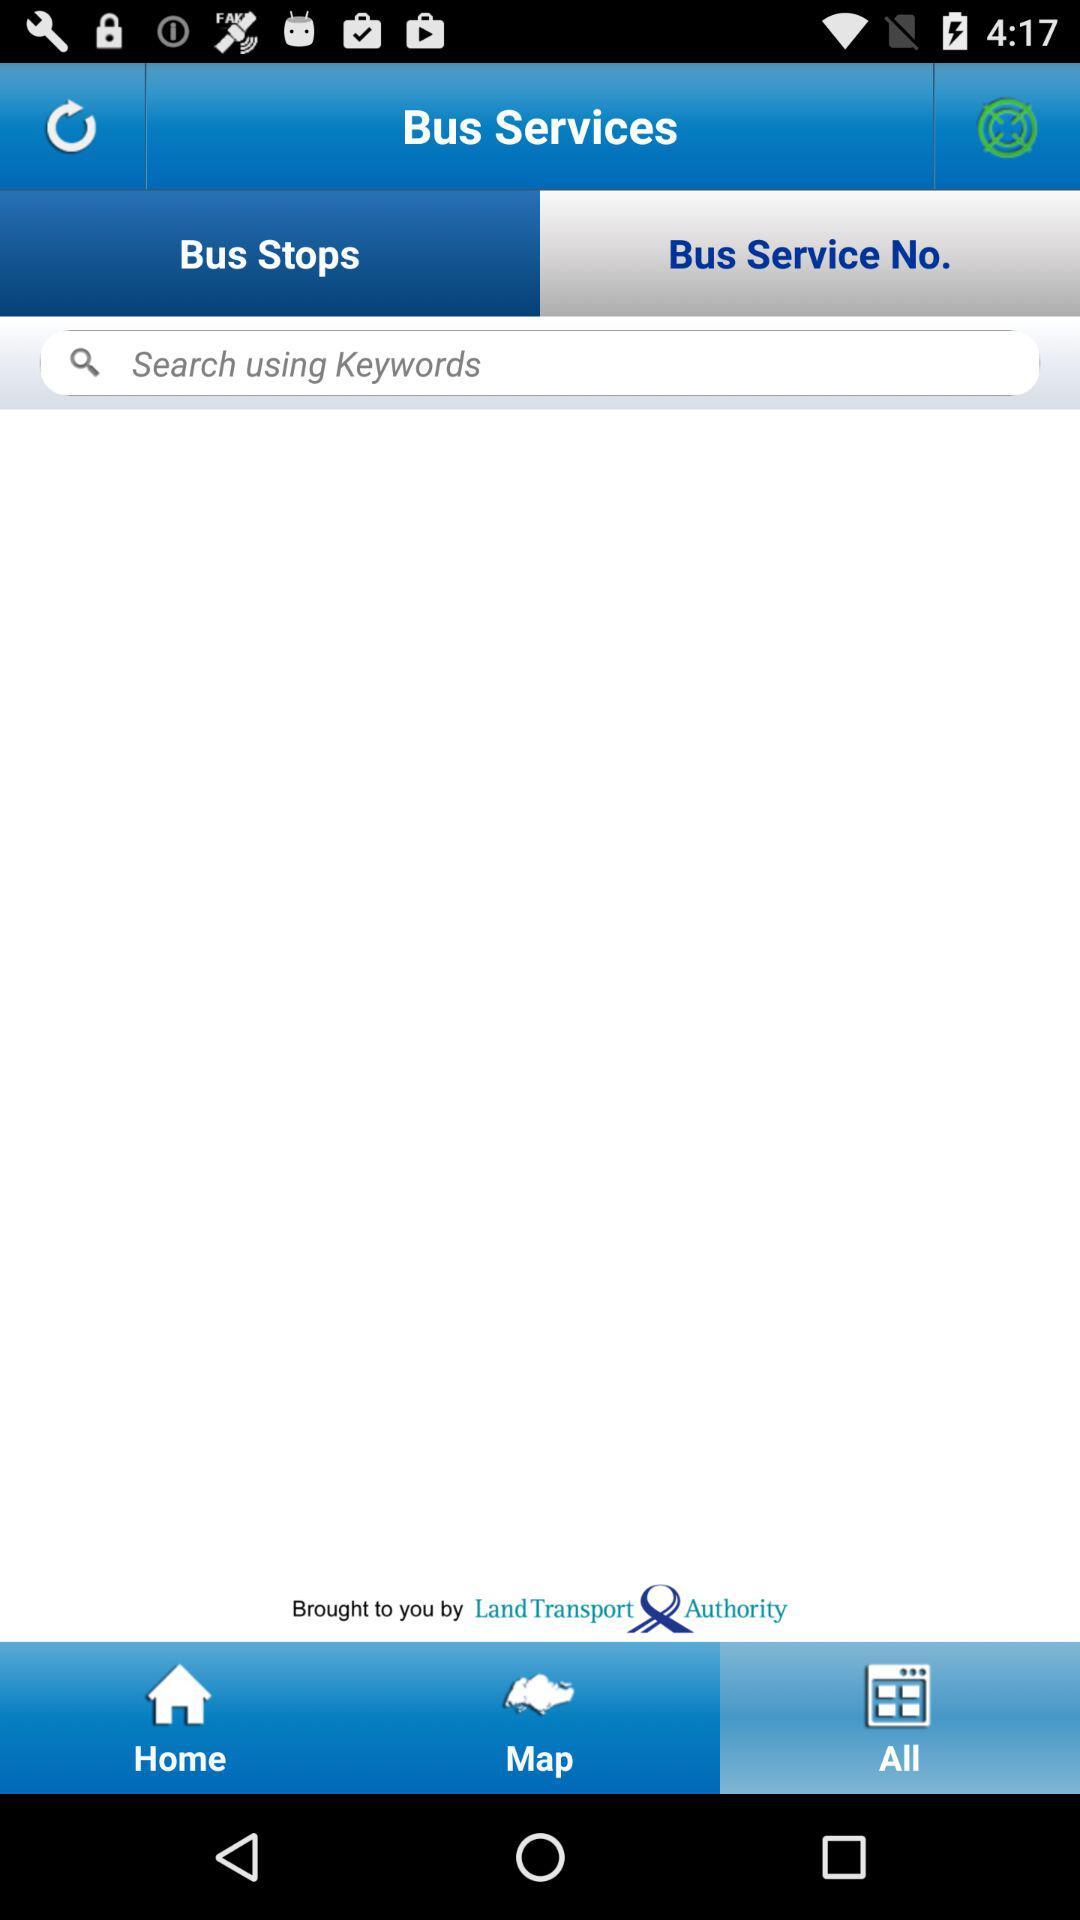 The height and width of the screenshot is (1920, 1080). What do you see at coordinates (540, 363) in the screenshot?
I see `search box for keywords` at bounding box center [540, 363].